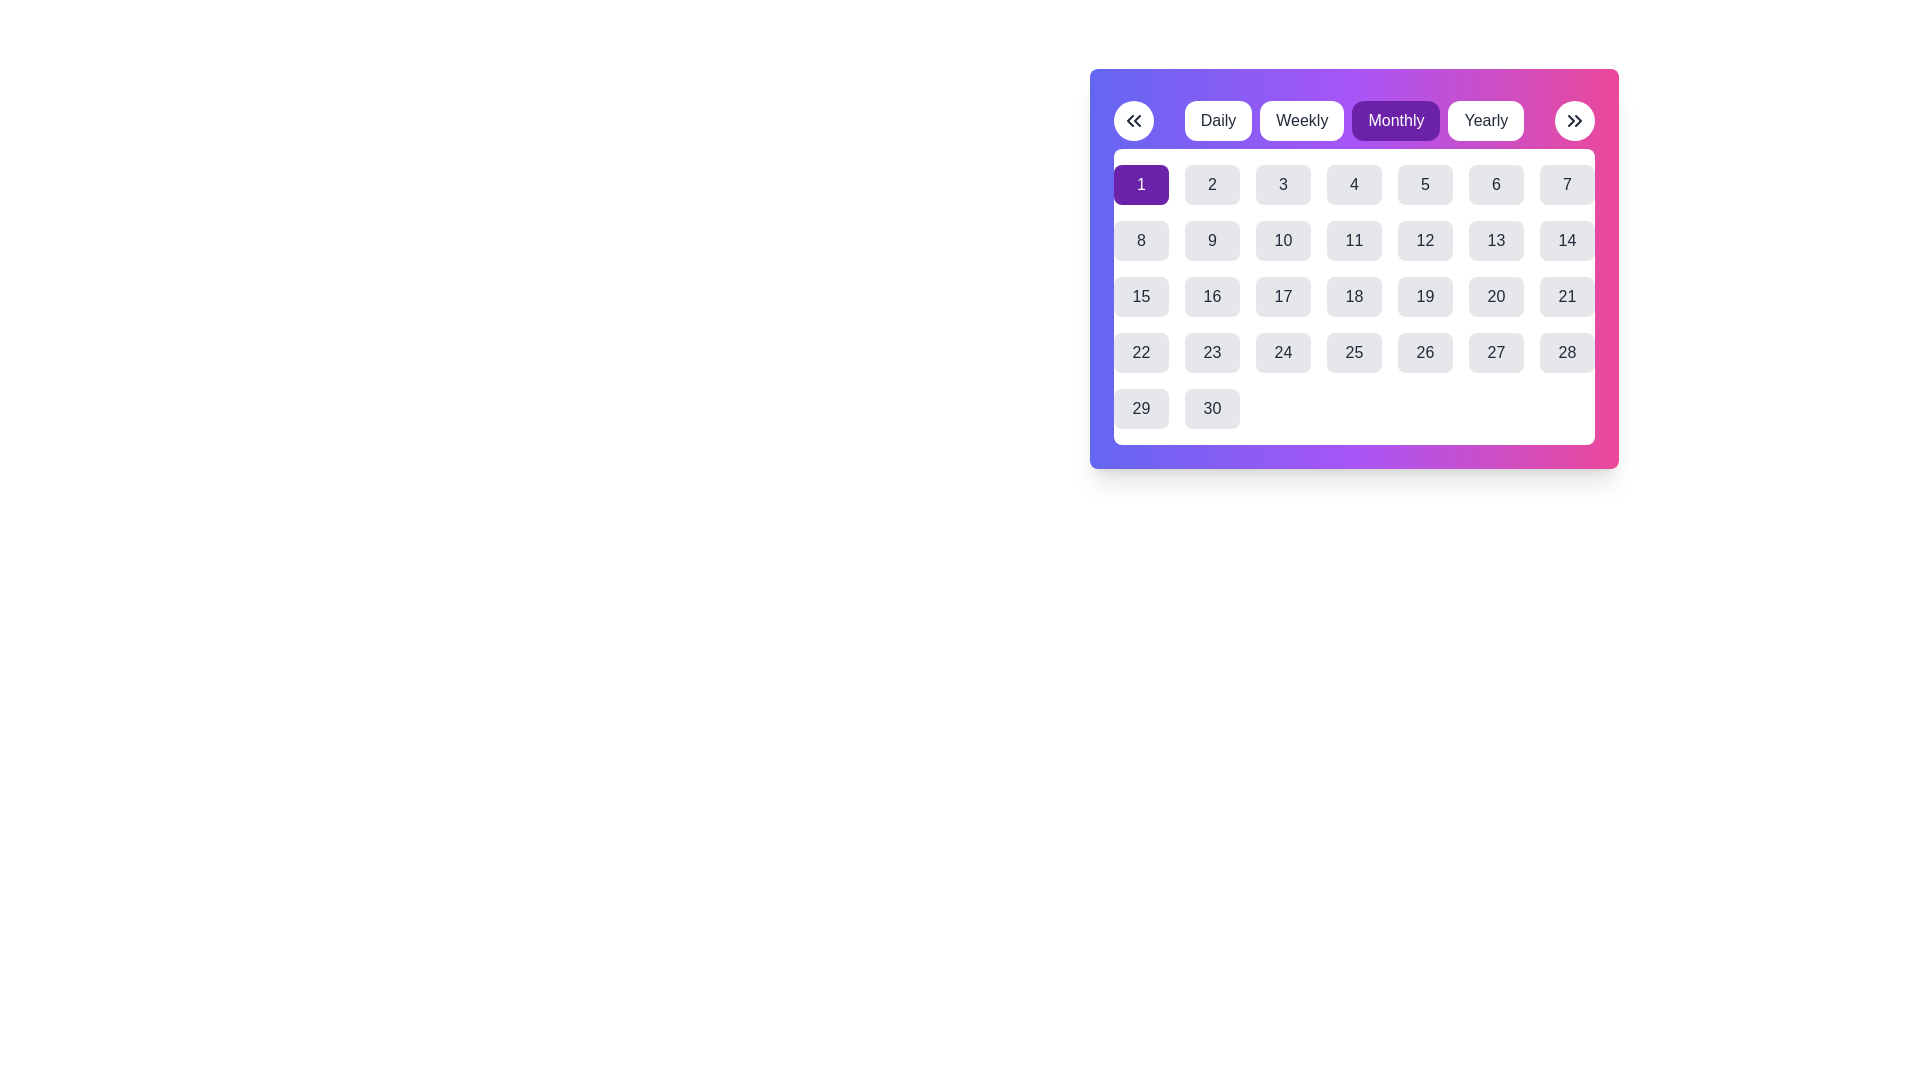 The width and height of the screenshot is (1920, 1080). What do you see at coordinates (1141, 239) in the screenshot?
I see `the button displaying the number '8' with a light gray background located in the second column of the second row in the grid layout` at bounding box center [1141, 239].